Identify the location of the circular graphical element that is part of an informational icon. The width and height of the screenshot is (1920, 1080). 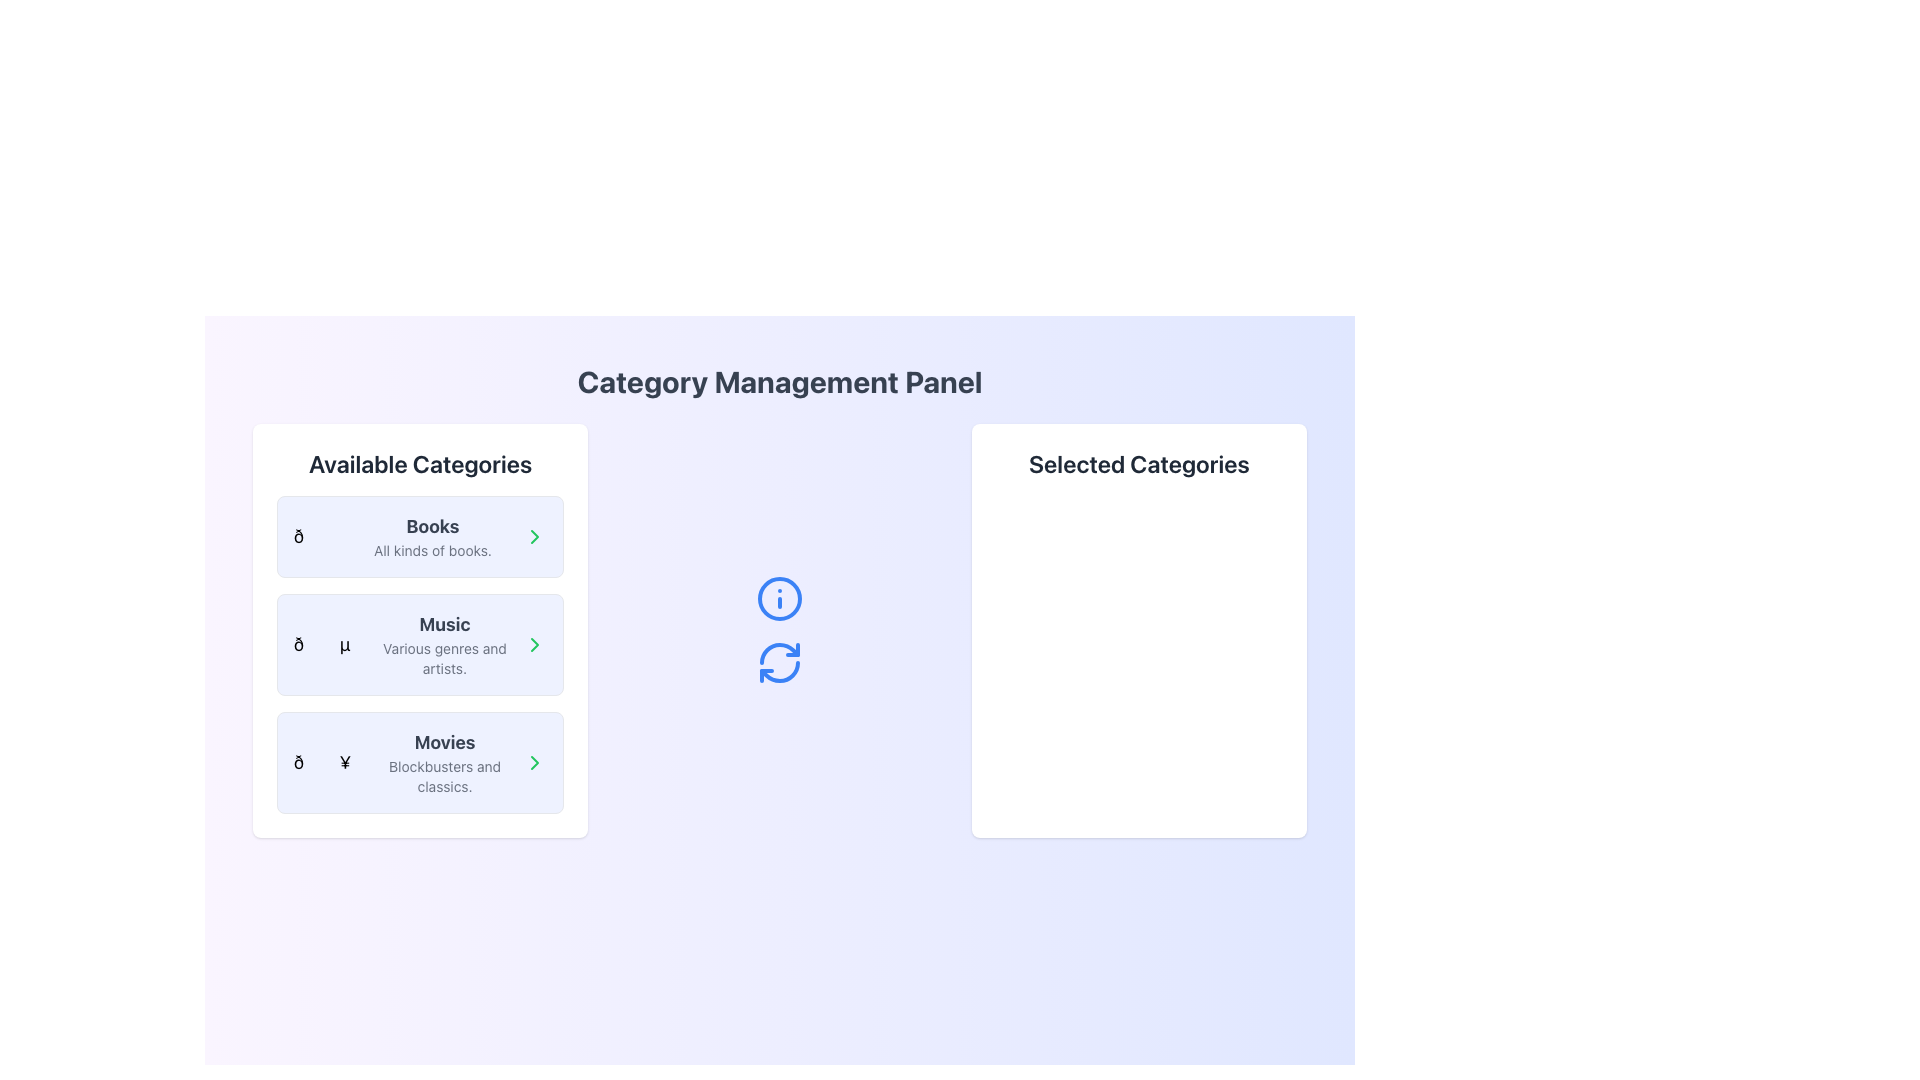
(778, 597).